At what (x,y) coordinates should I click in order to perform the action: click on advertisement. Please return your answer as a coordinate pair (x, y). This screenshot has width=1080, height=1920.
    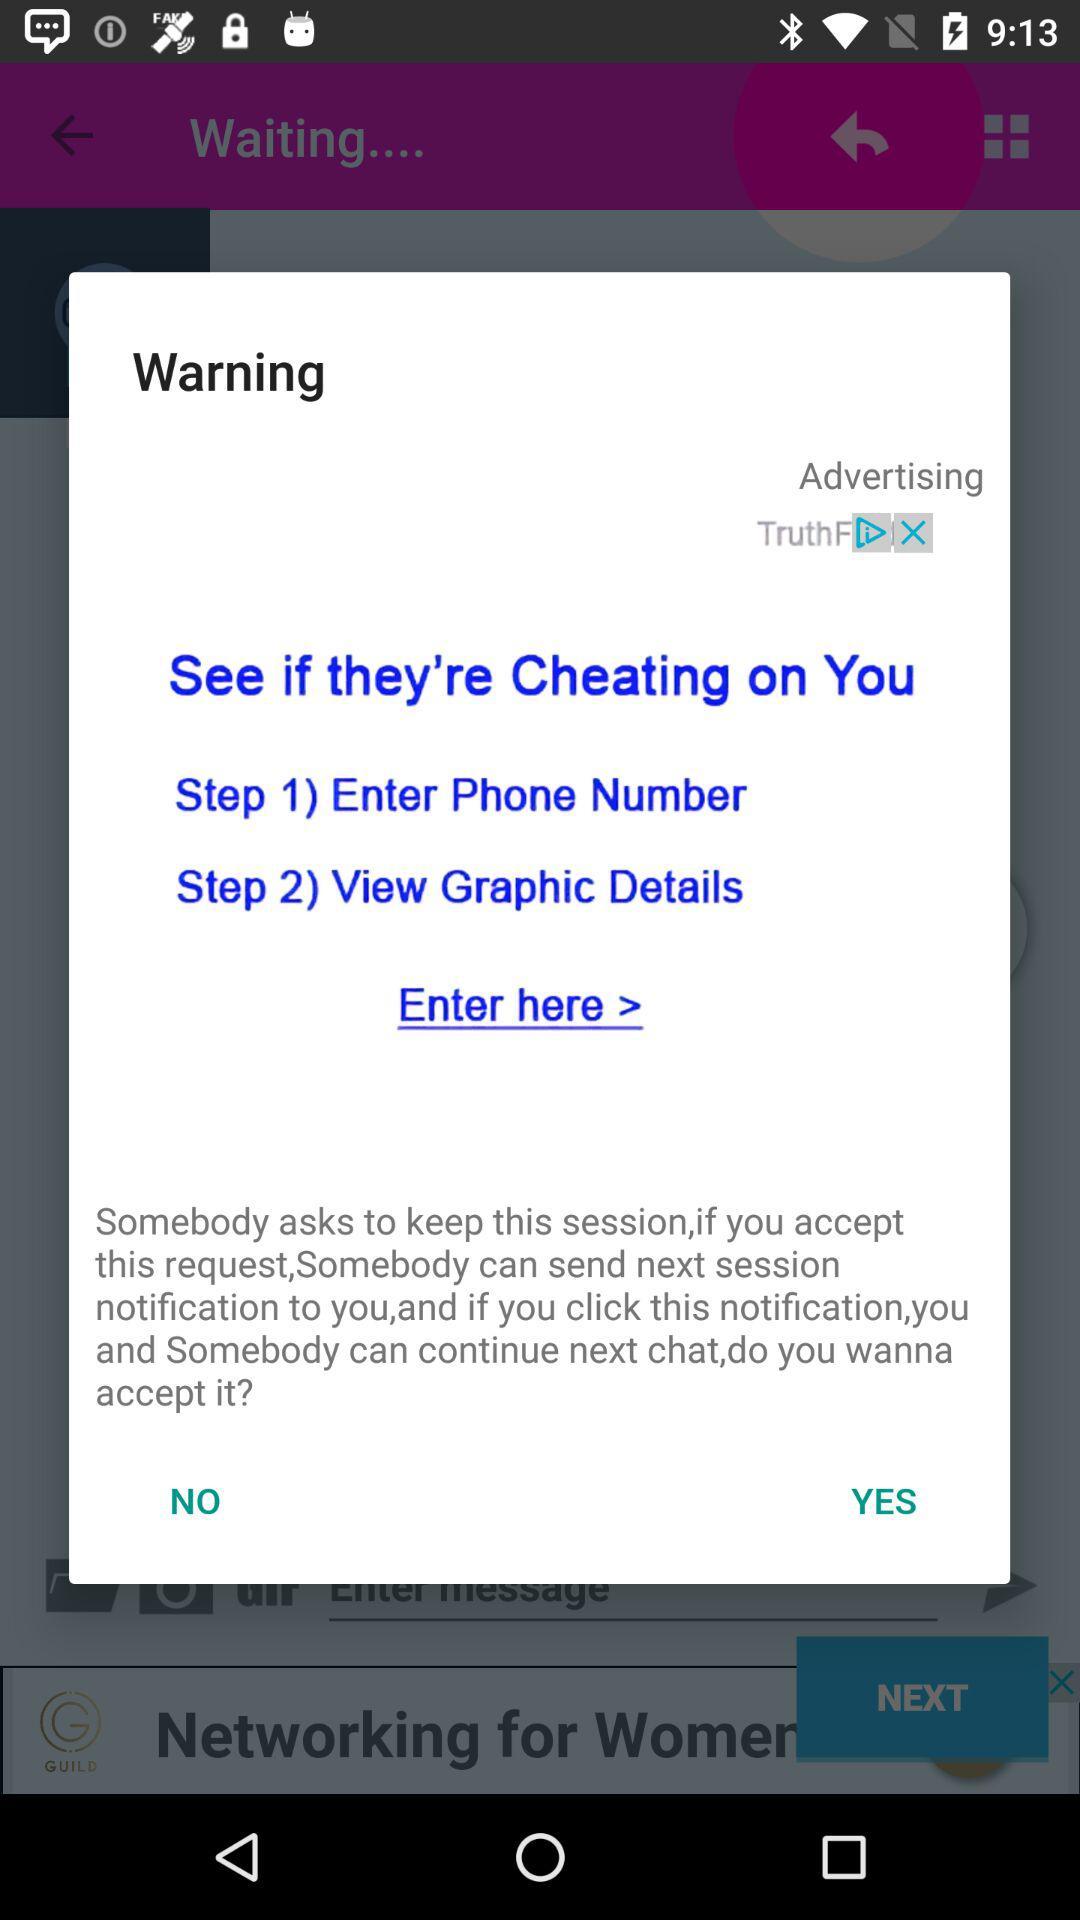
    Looking at the image, I should click on (538, 841).